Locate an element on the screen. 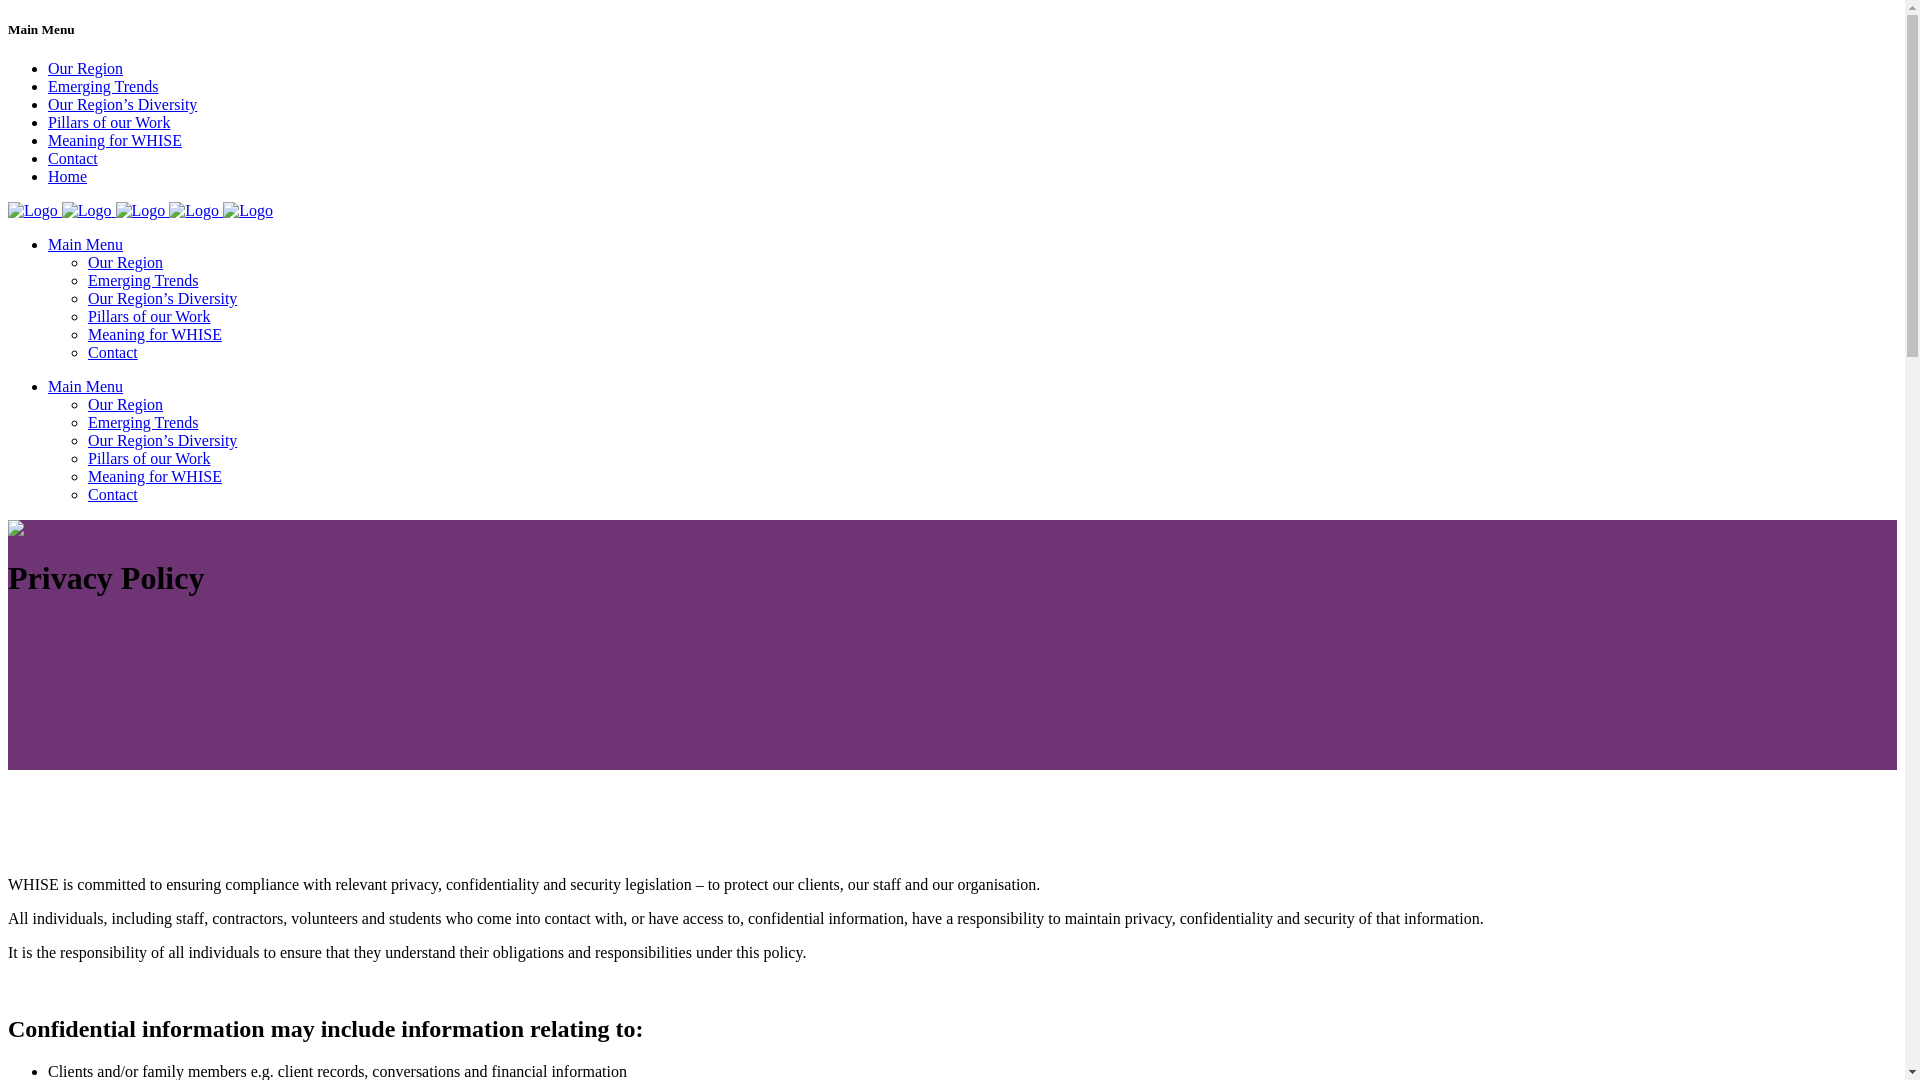 The width and height of the screenshot is (1920, 1080). 'Emerging Trends' is located at coordinates (142, 421).